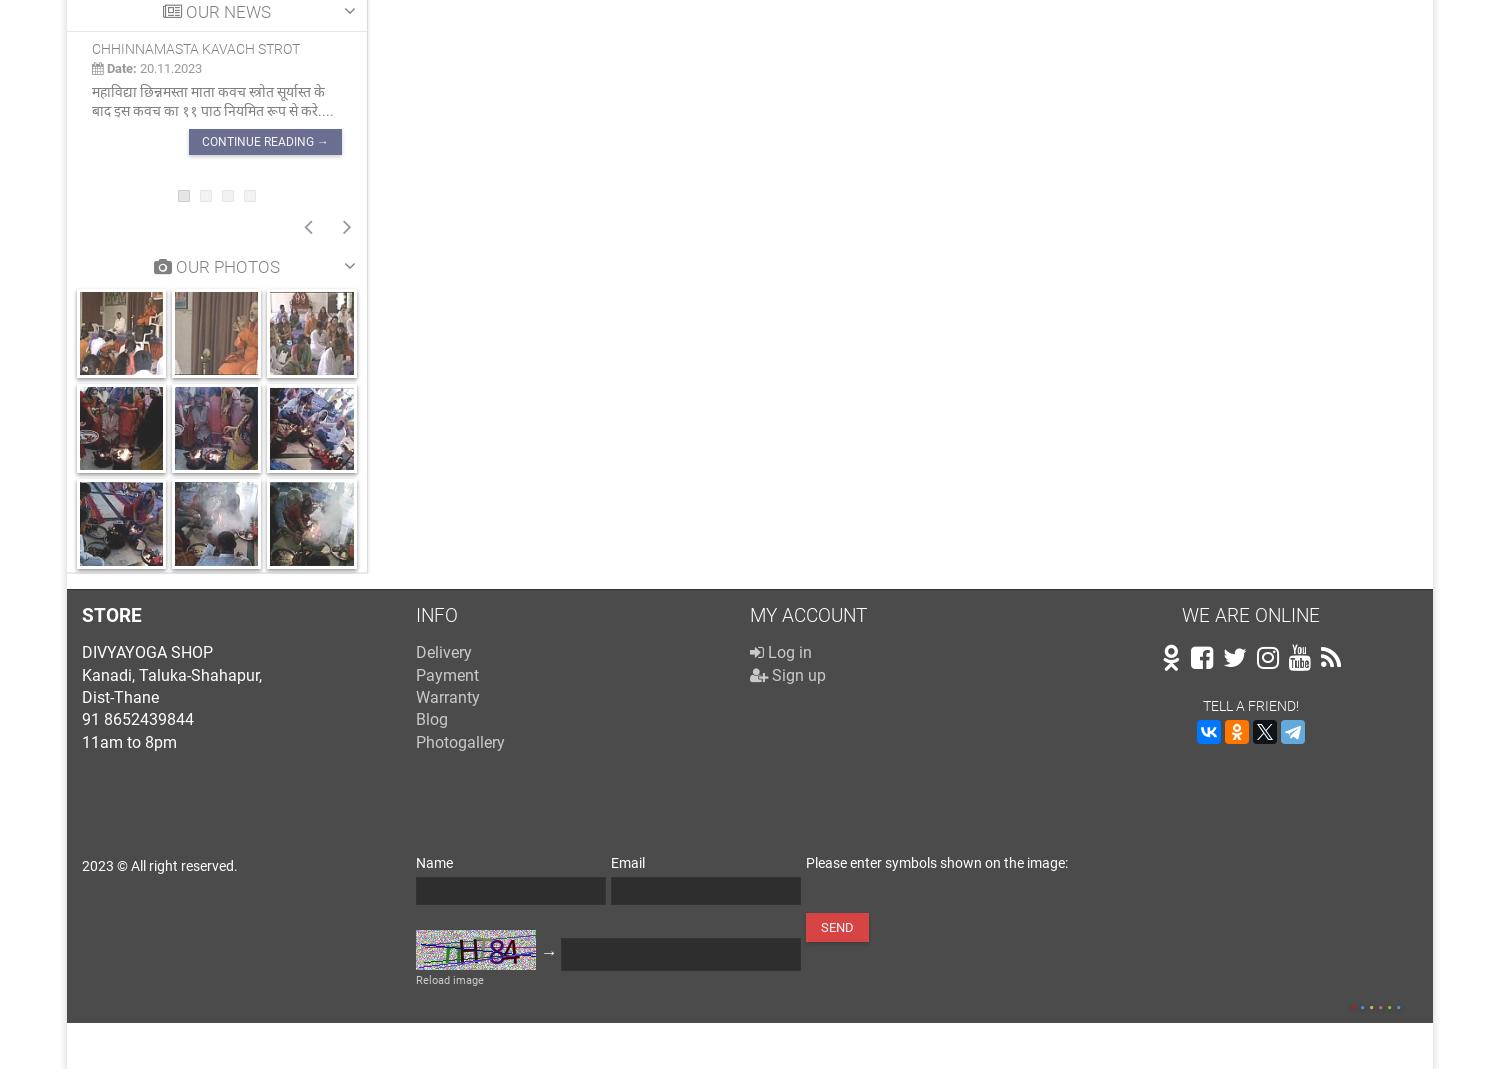 The height and width of the screenshot is (1069, 1500). I want to click on '20.11.2023', so click(169, 67).